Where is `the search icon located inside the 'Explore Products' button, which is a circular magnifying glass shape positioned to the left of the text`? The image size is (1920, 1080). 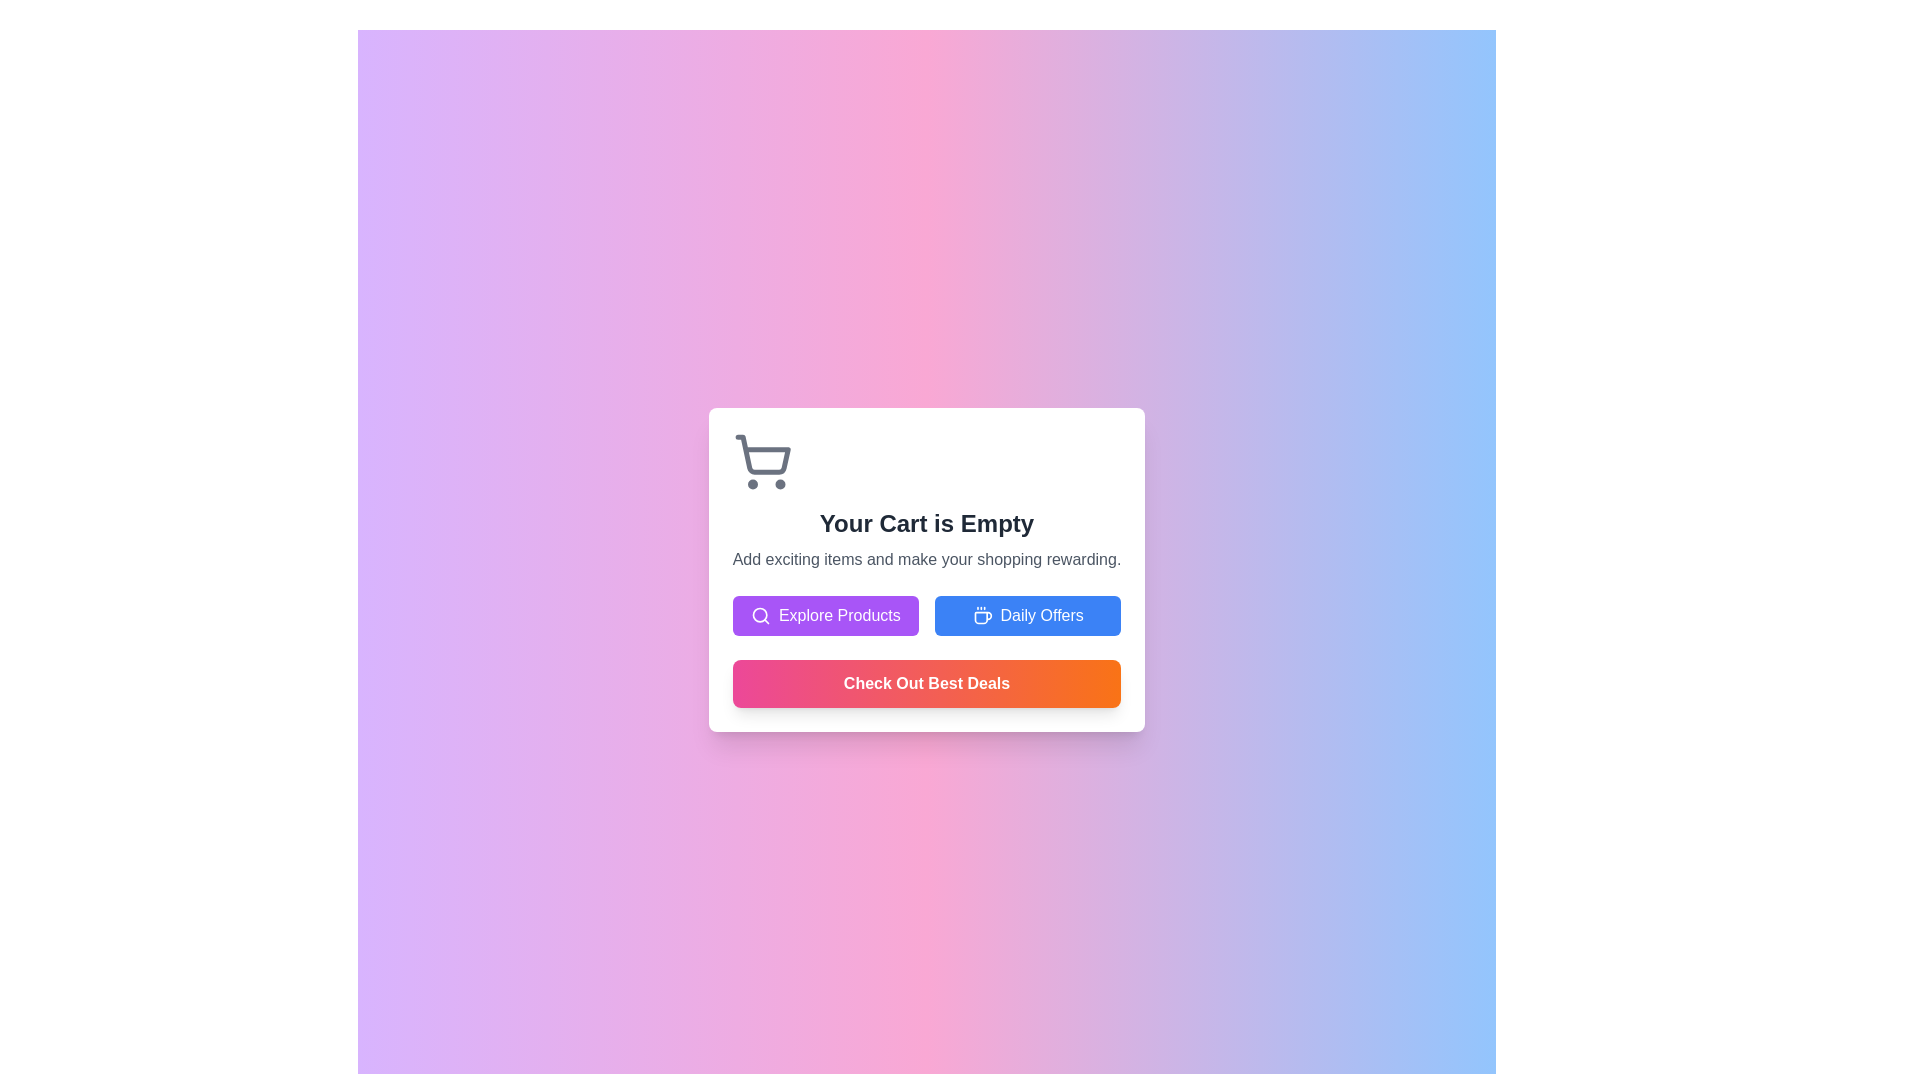 the search icon located inside the 'Explore Products' button, which is a circular magnifying glass shape positioned to the left of the text is located at coordinates (759, 615).